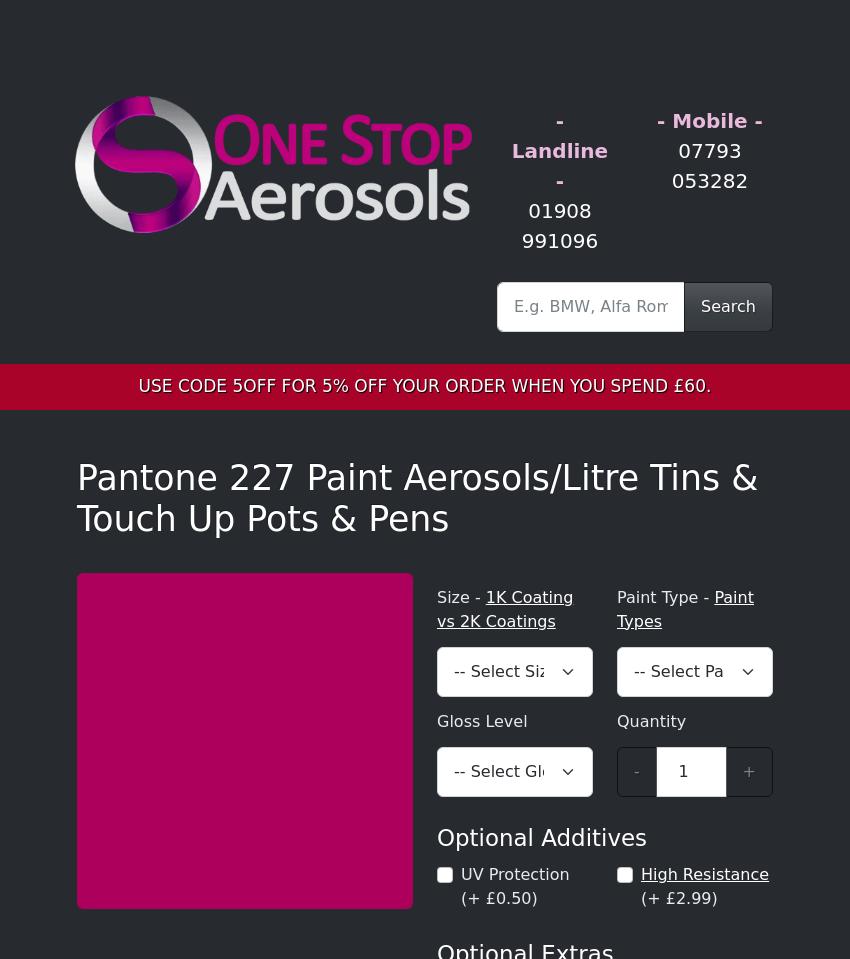 The image size is (850, 959). Describe the element at coordinates (55, 36) in the screenshot. I see `'(0)'` at that location.